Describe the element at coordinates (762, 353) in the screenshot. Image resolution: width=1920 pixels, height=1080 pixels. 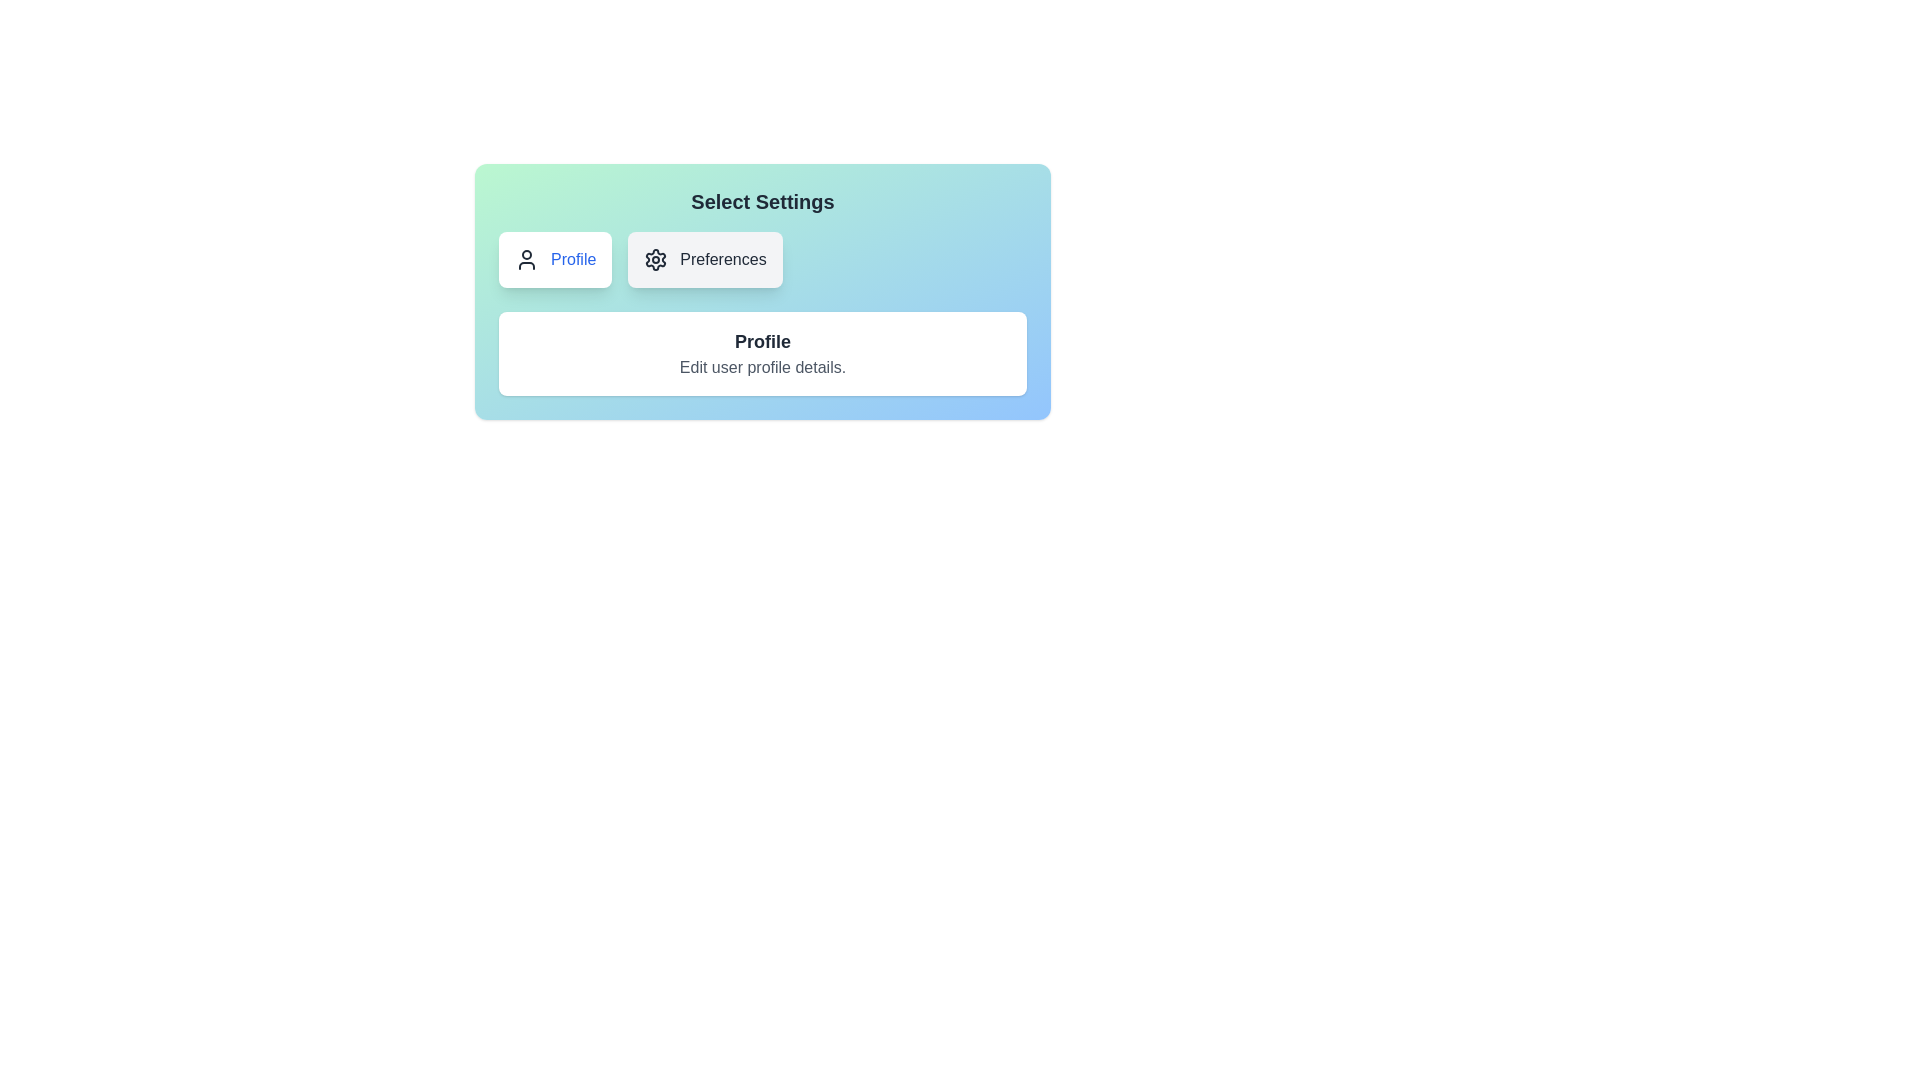
I see `the Text Section labeled 'Profile' which displays the subtitle 'Edit user profile details.'` at that location.